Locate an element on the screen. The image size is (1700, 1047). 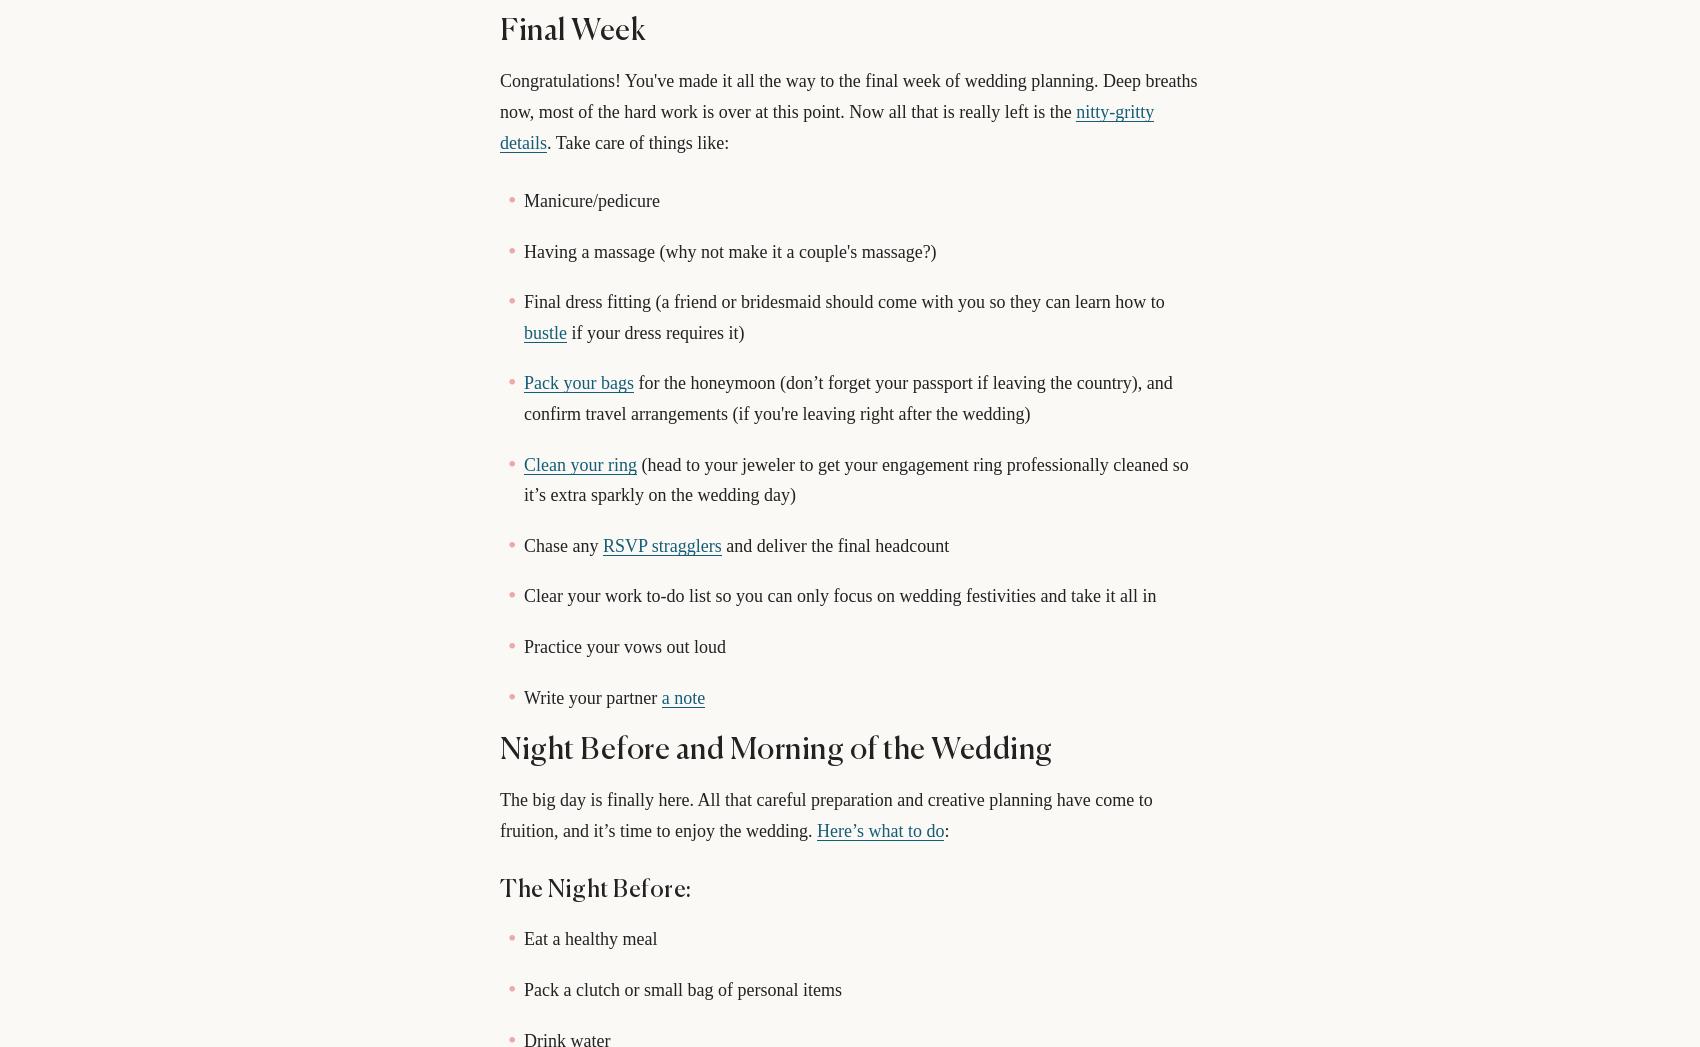
'Clear your work to-do list so you can only focus on wedding festivities and take it all in' is located at coordinates (838, 594).